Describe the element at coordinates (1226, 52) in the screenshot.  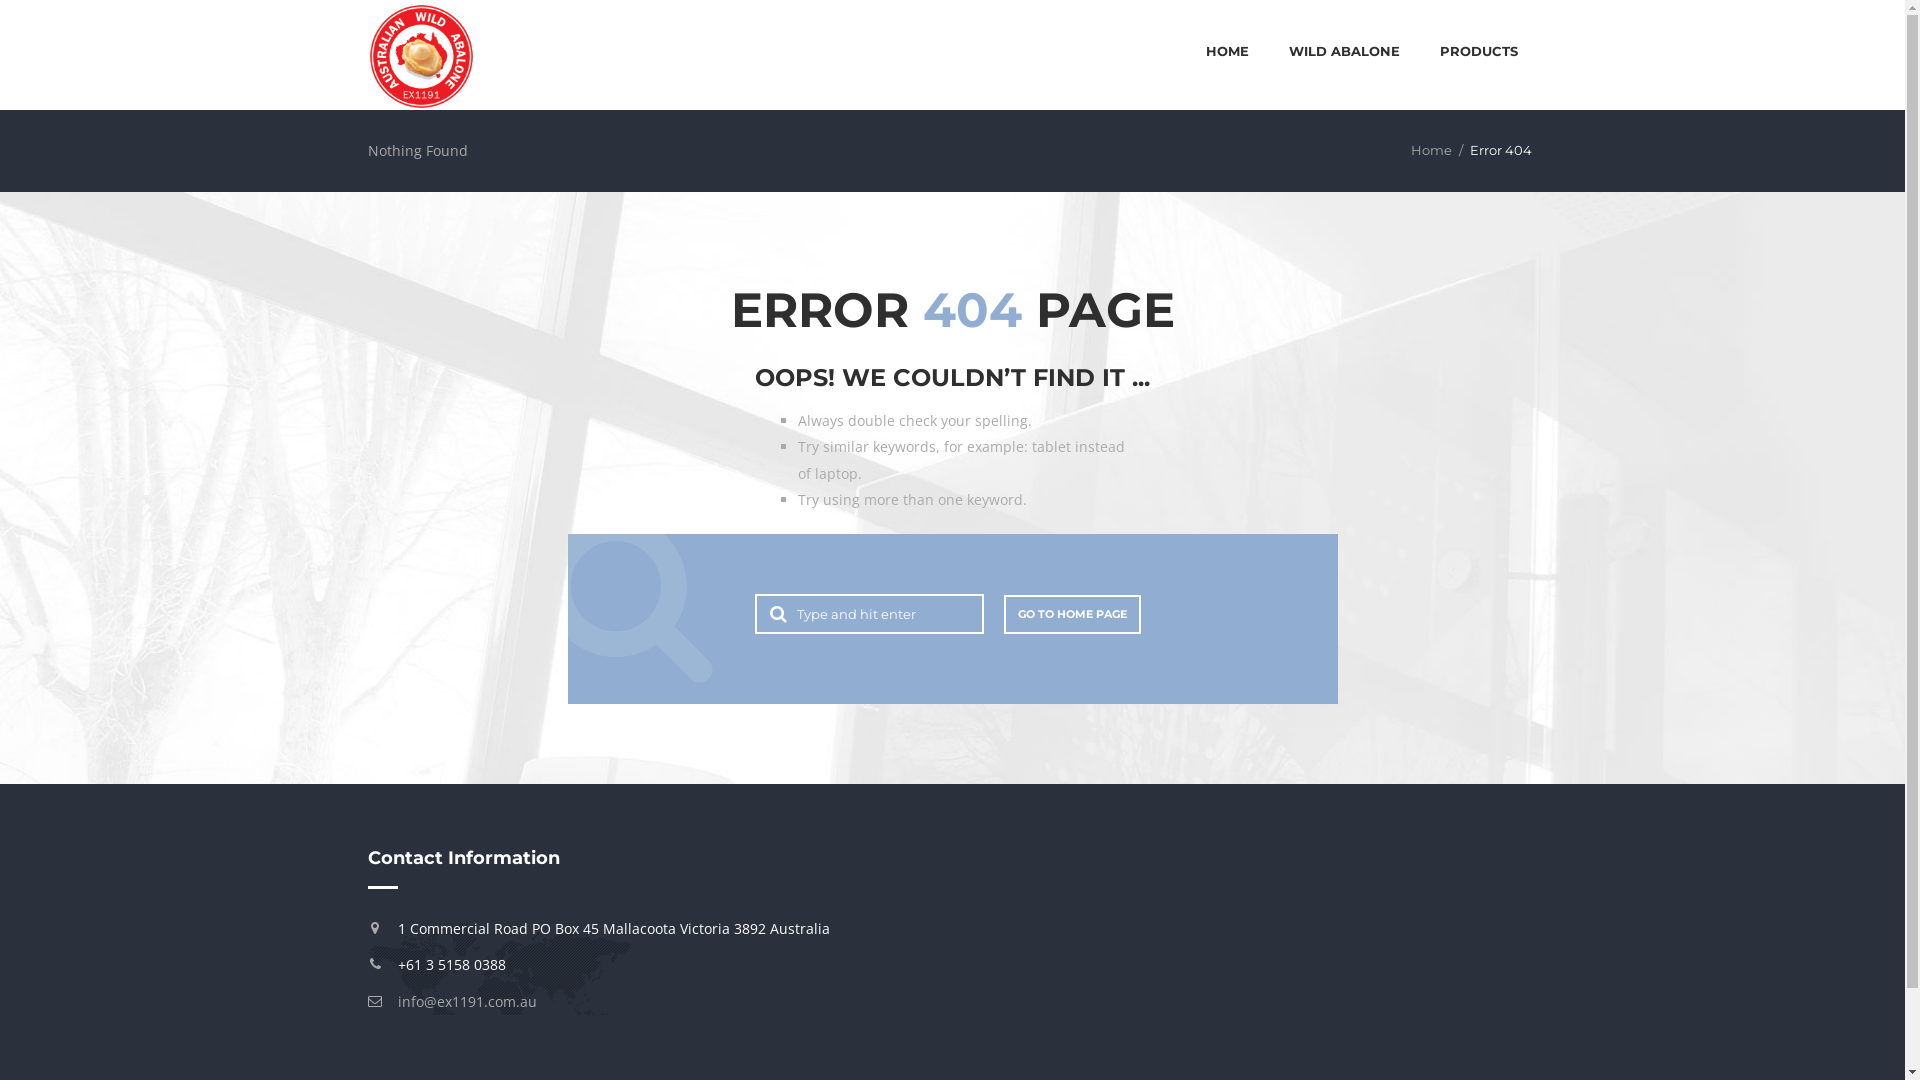
I see `'HOME'` at that location.